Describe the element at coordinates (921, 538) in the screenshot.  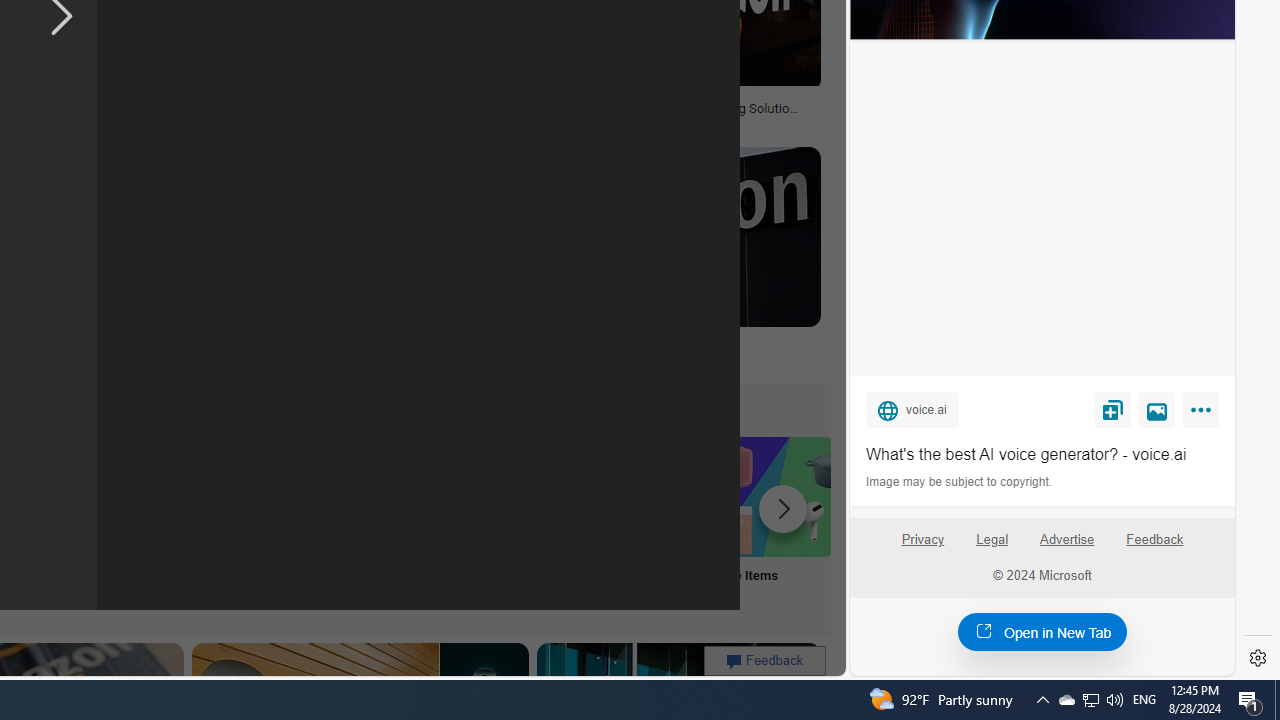
I see `'Privacy'` at that location.